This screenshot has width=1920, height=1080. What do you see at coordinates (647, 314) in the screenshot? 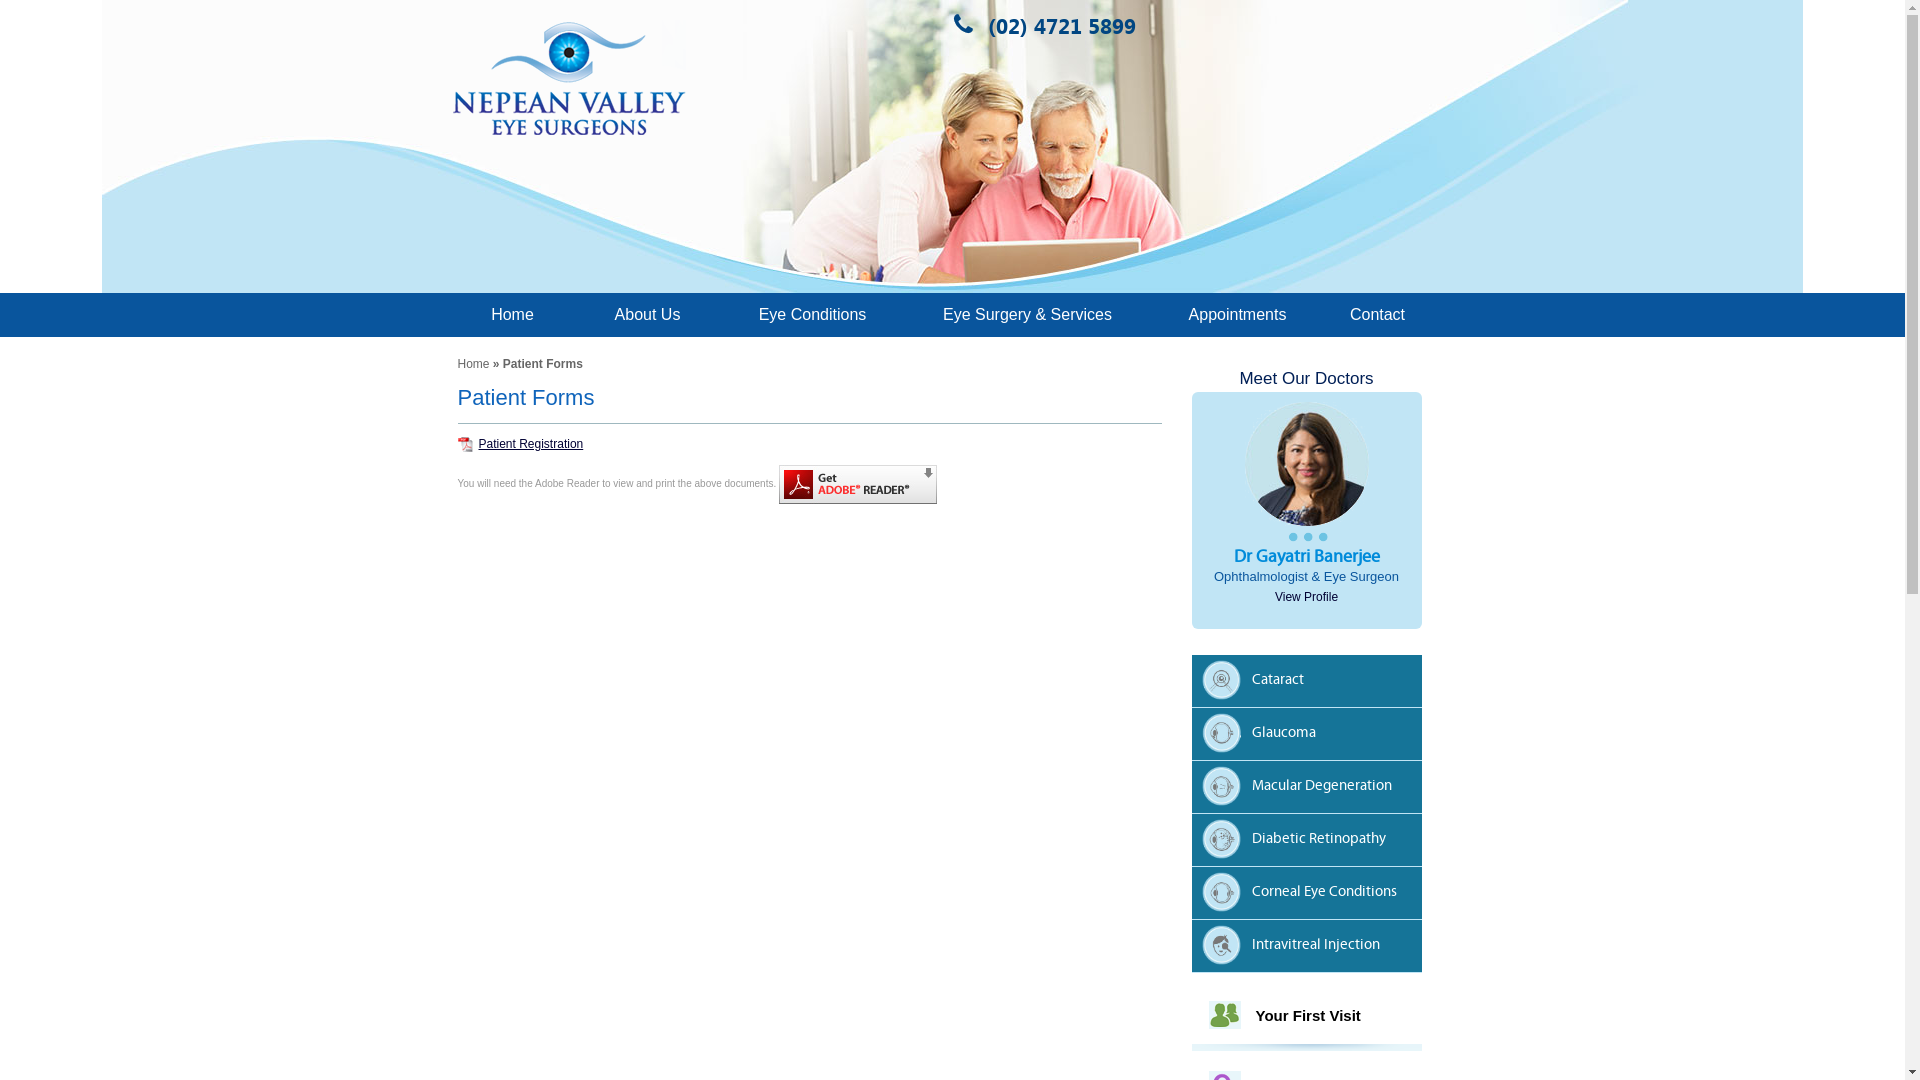
I see `'About Us'` at bounding box center [647, 314].